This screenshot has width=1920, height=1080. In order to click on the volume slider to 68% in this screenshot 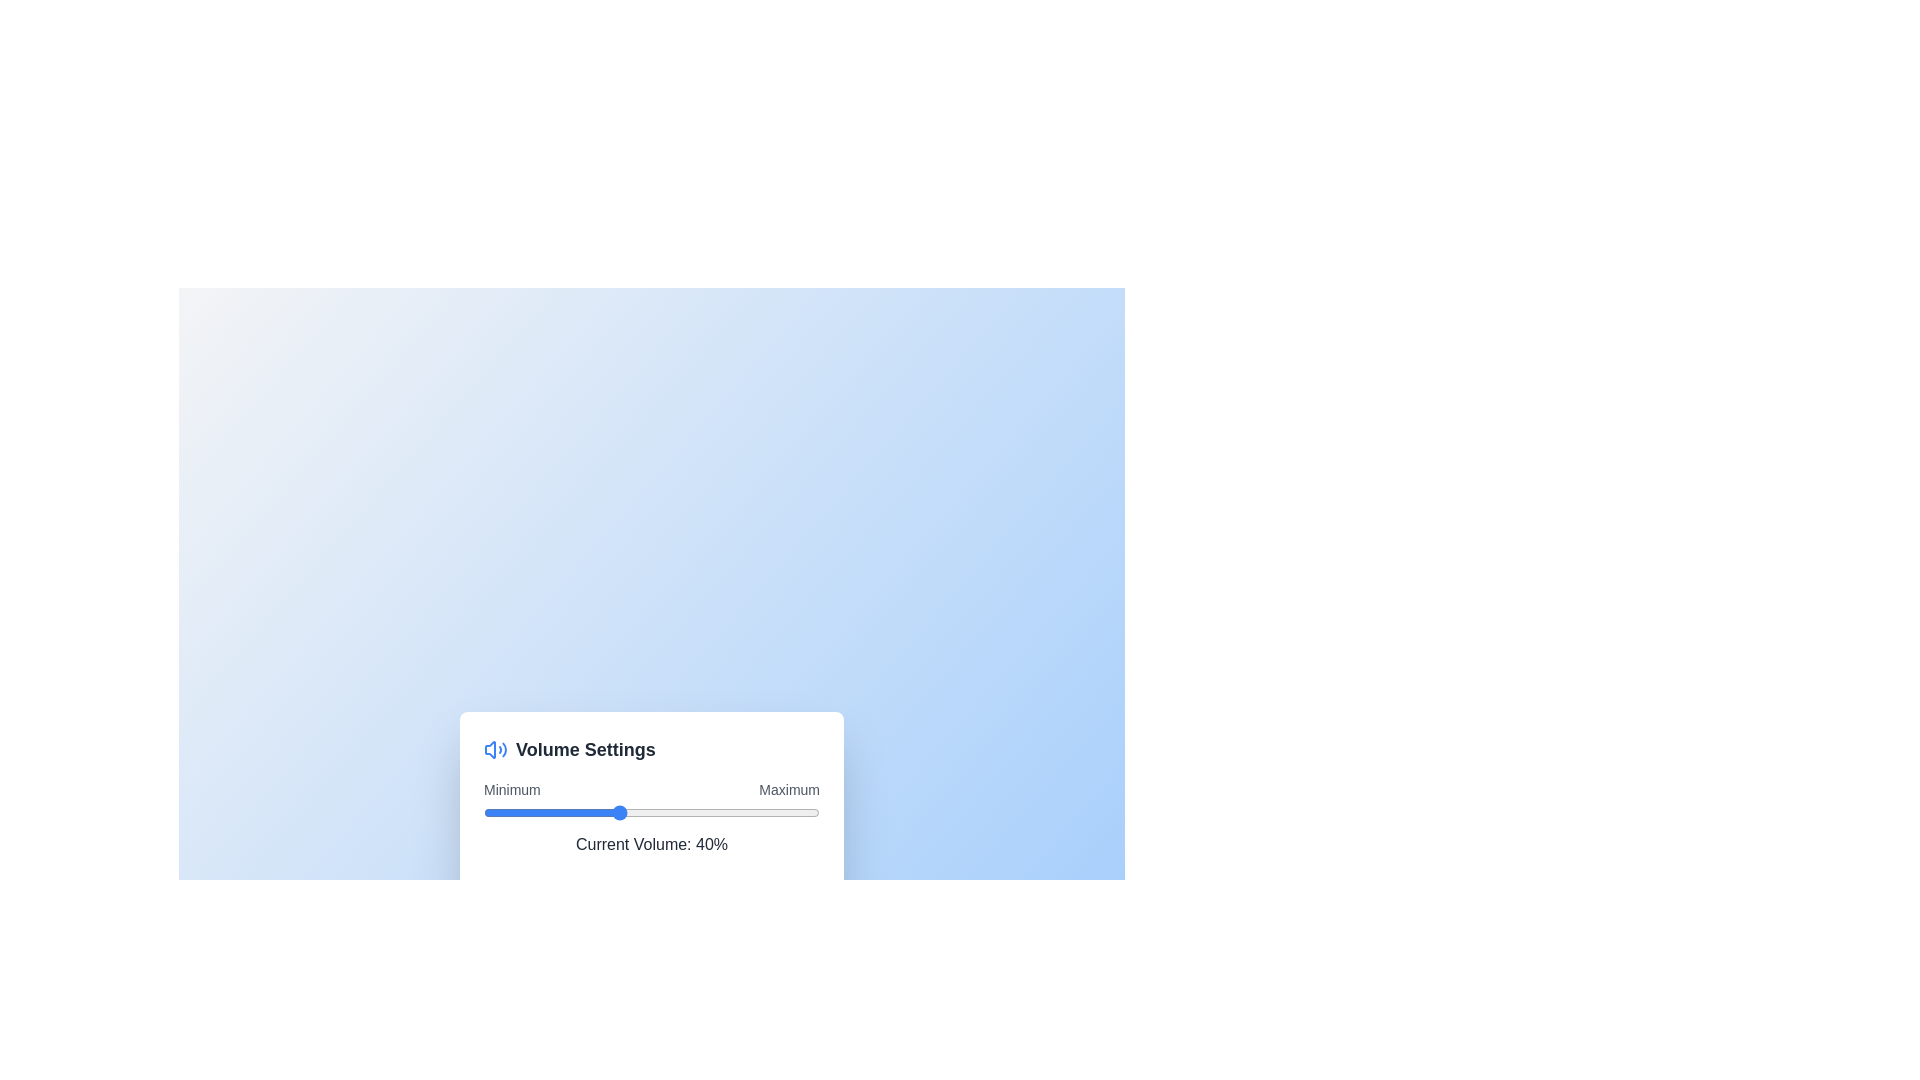, I will do `click(712, 812)`.